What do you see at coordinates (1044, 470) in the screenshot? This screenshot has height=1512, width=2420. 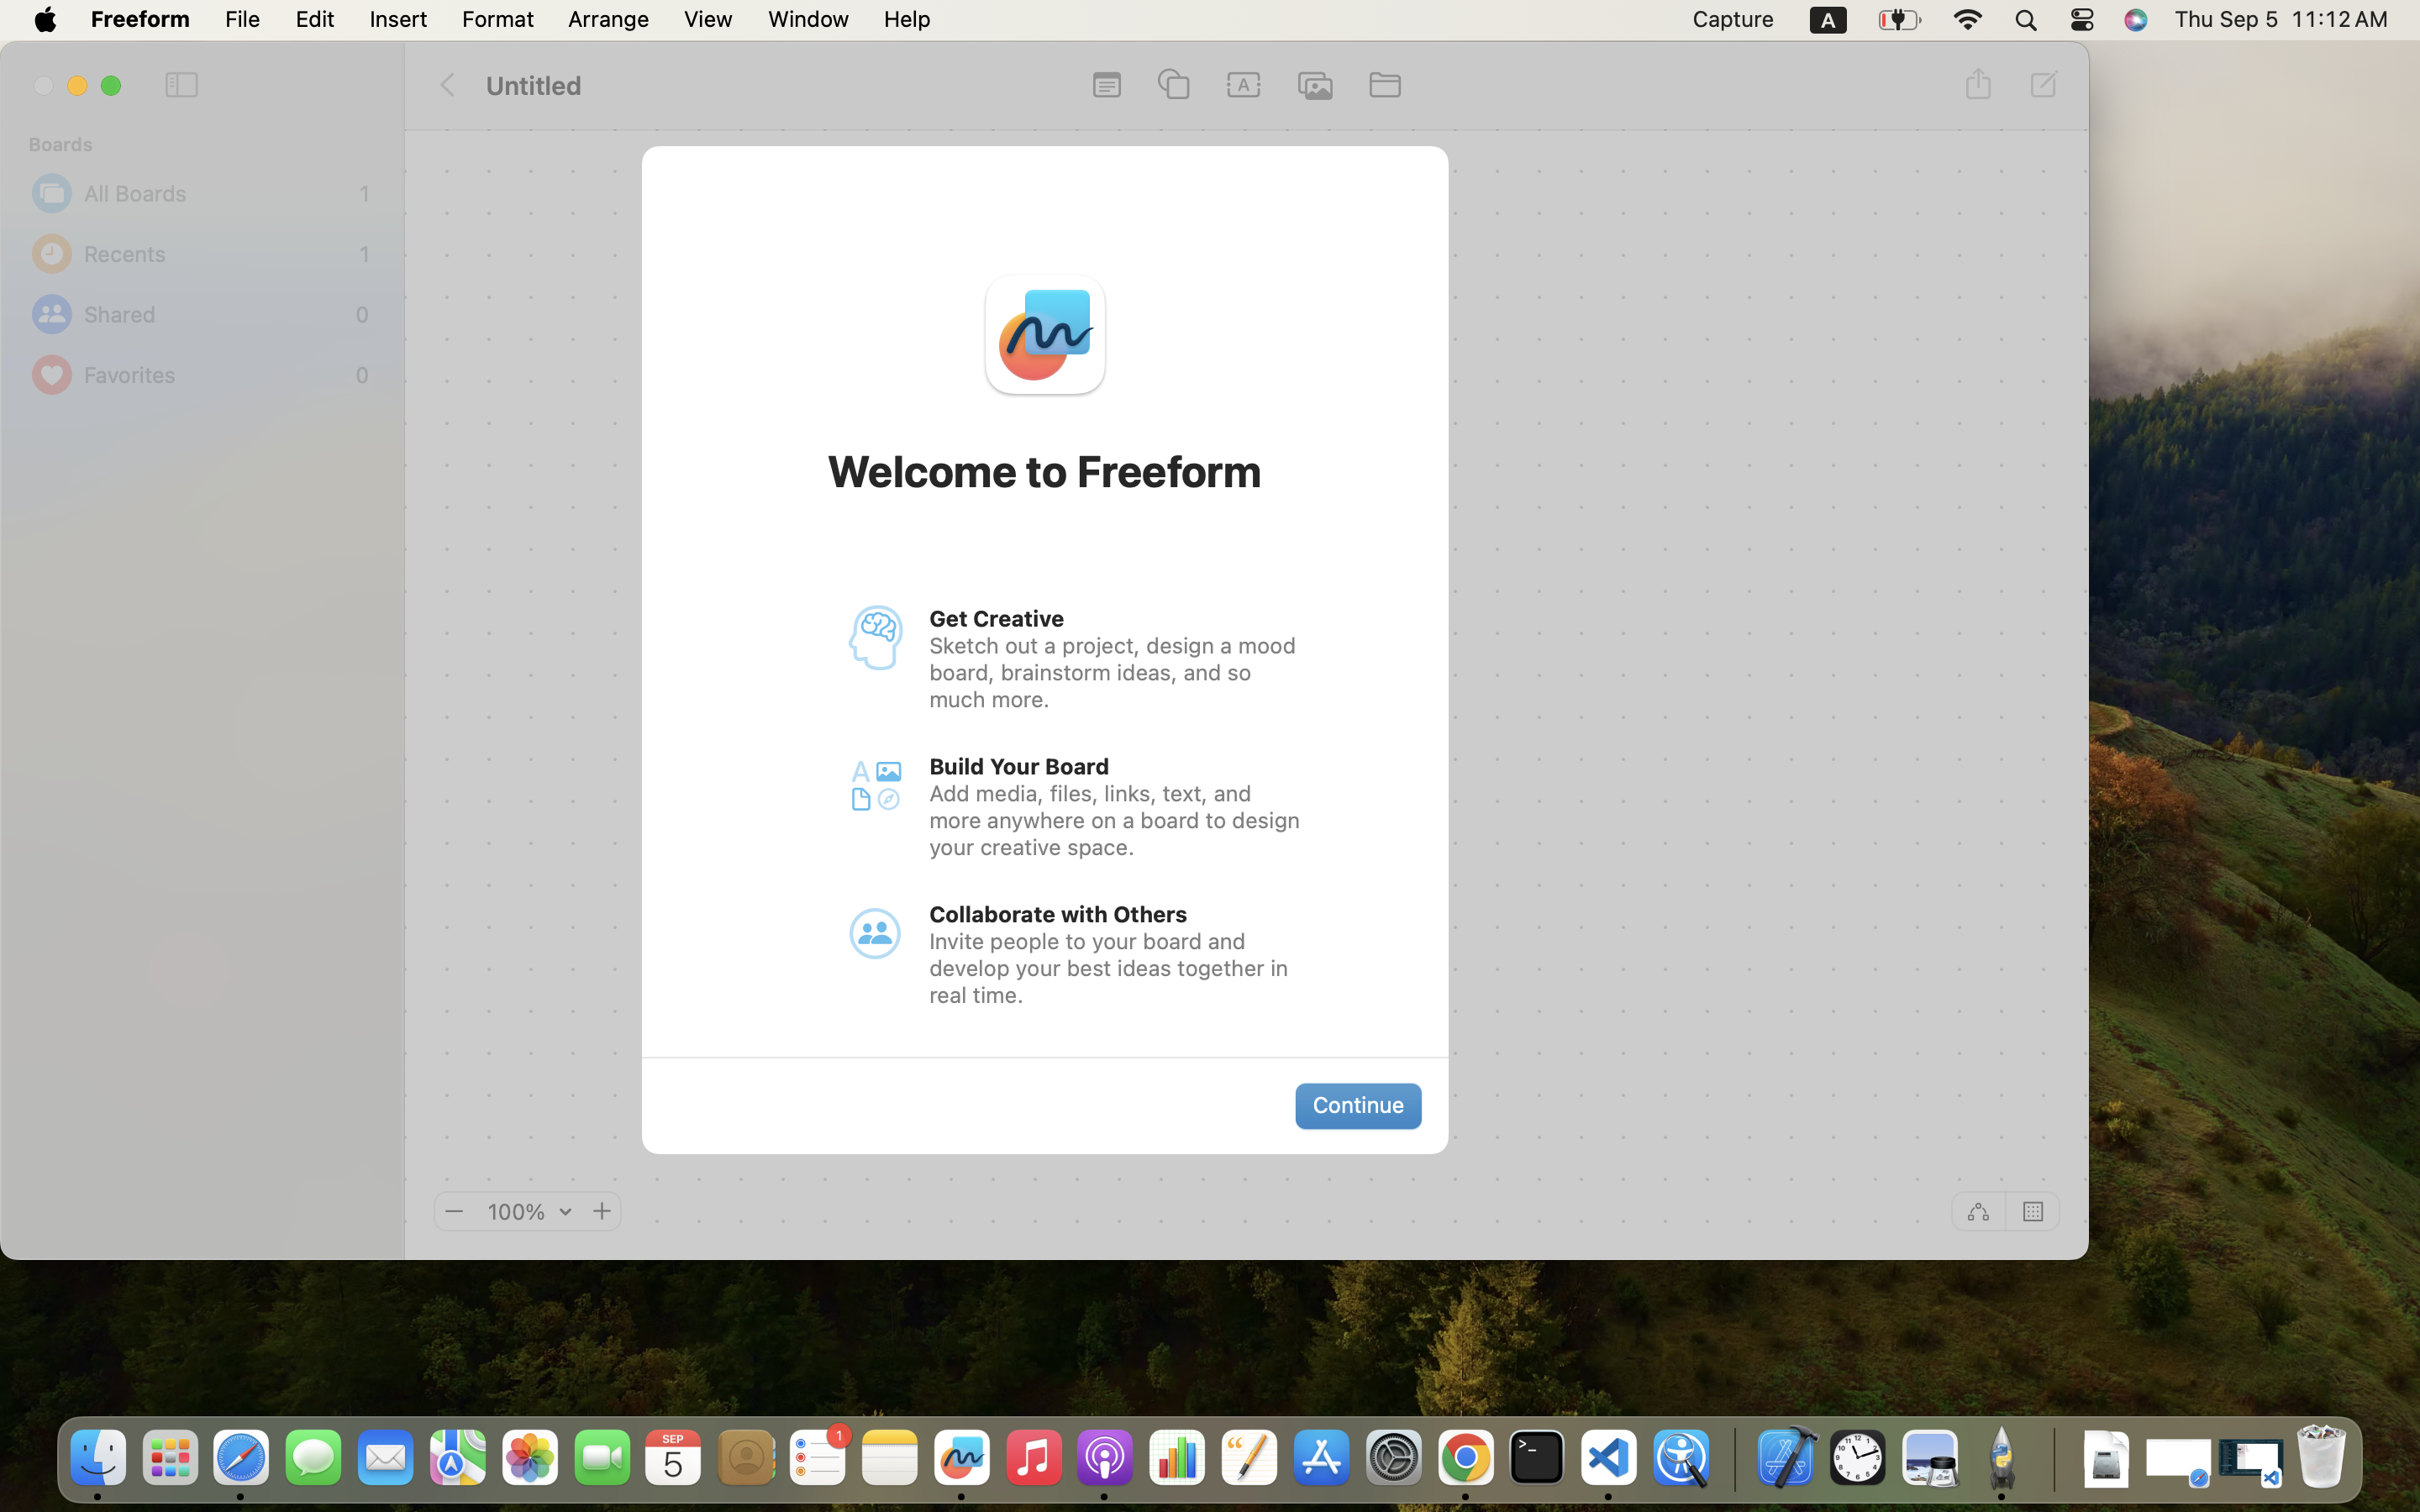 I see `'Welcome to Freeform'` at bounding box center [1044, 470].